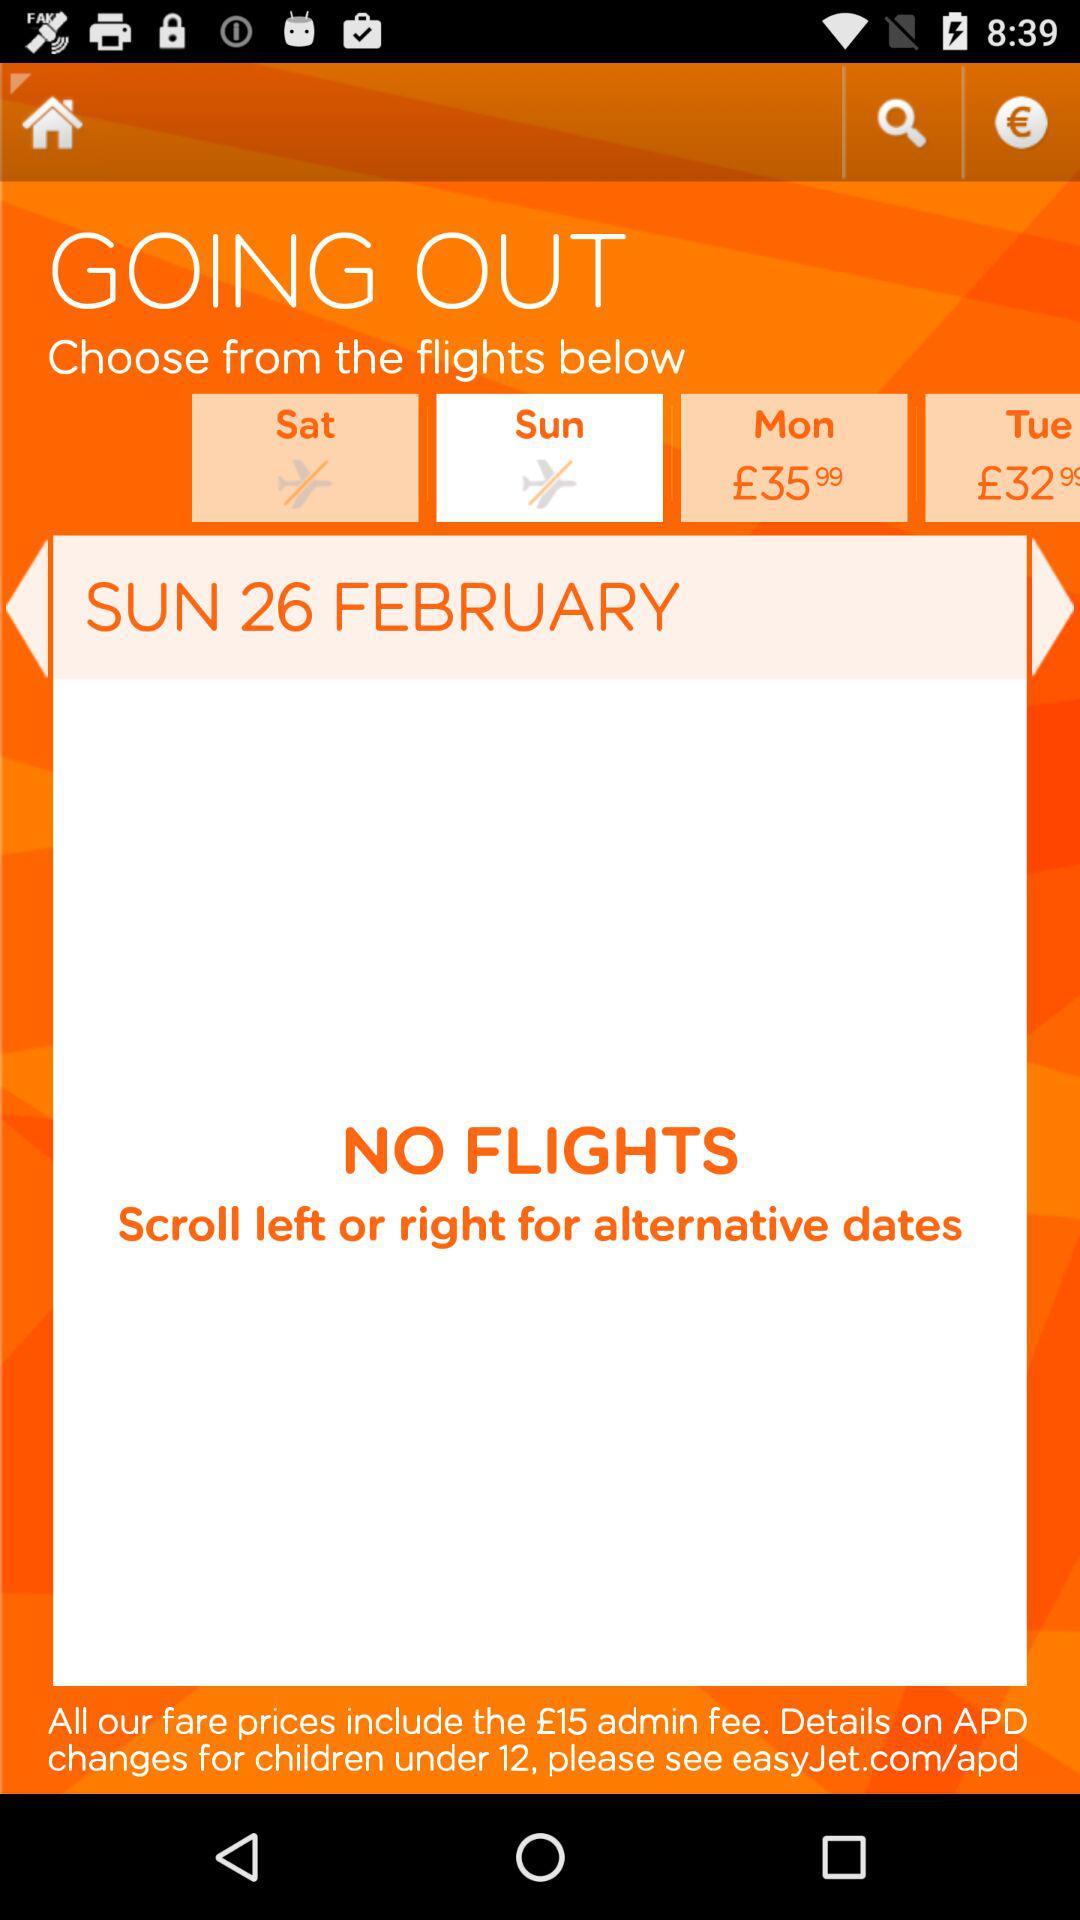 Image resolution: width=1080 pixels, height=1920 pixels. I want to click on prices or buy, so click(1020, 121).